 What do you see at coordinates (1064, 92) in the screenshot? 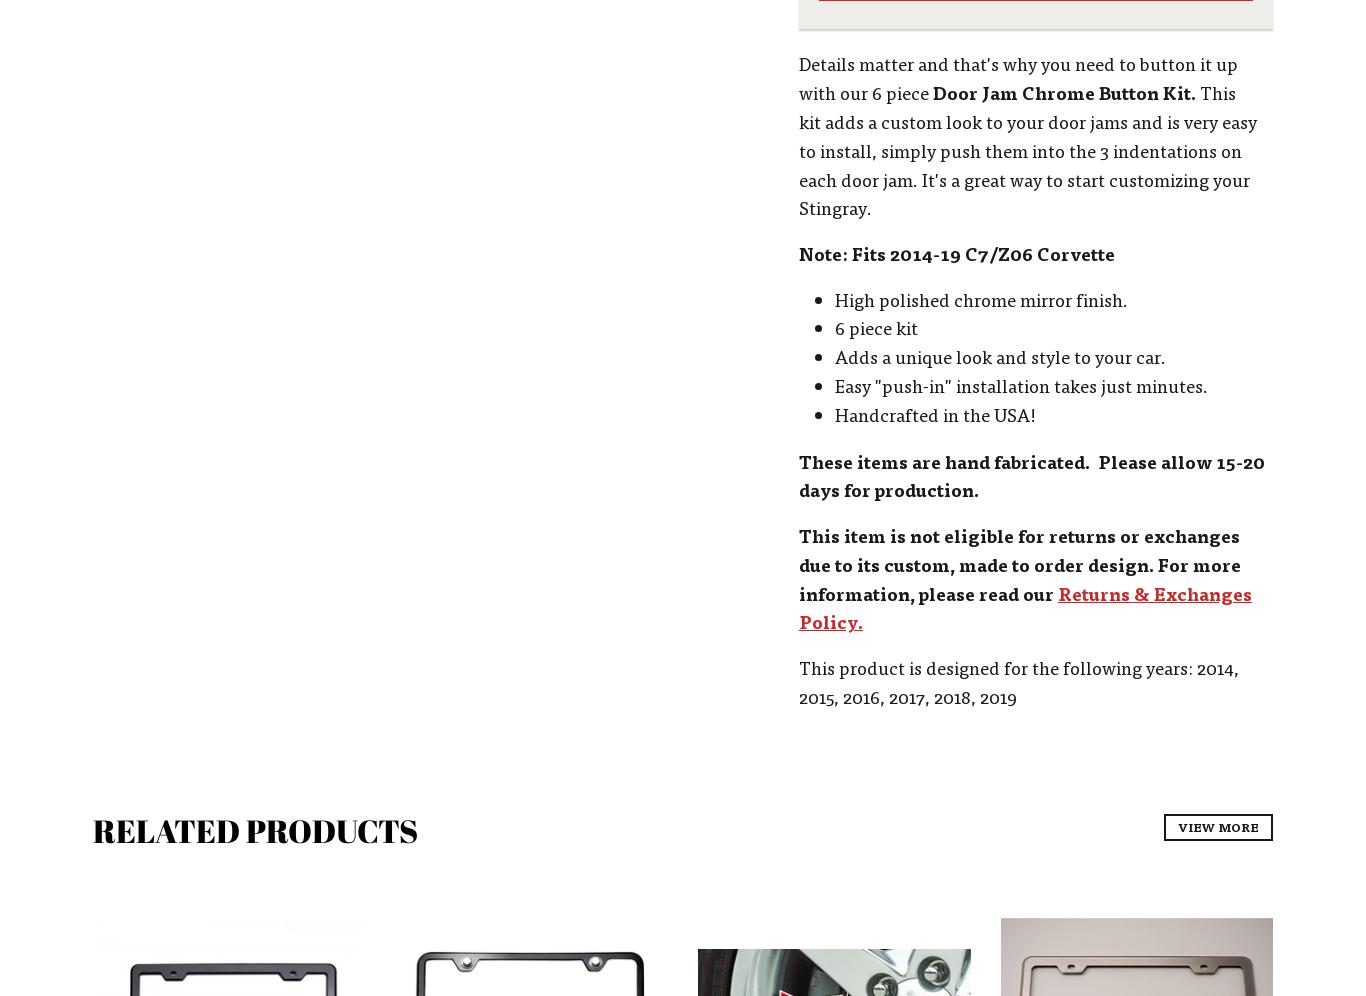
I see `'Door Jam Chrome Button Kit.'` at bounding box center [1064, 92].